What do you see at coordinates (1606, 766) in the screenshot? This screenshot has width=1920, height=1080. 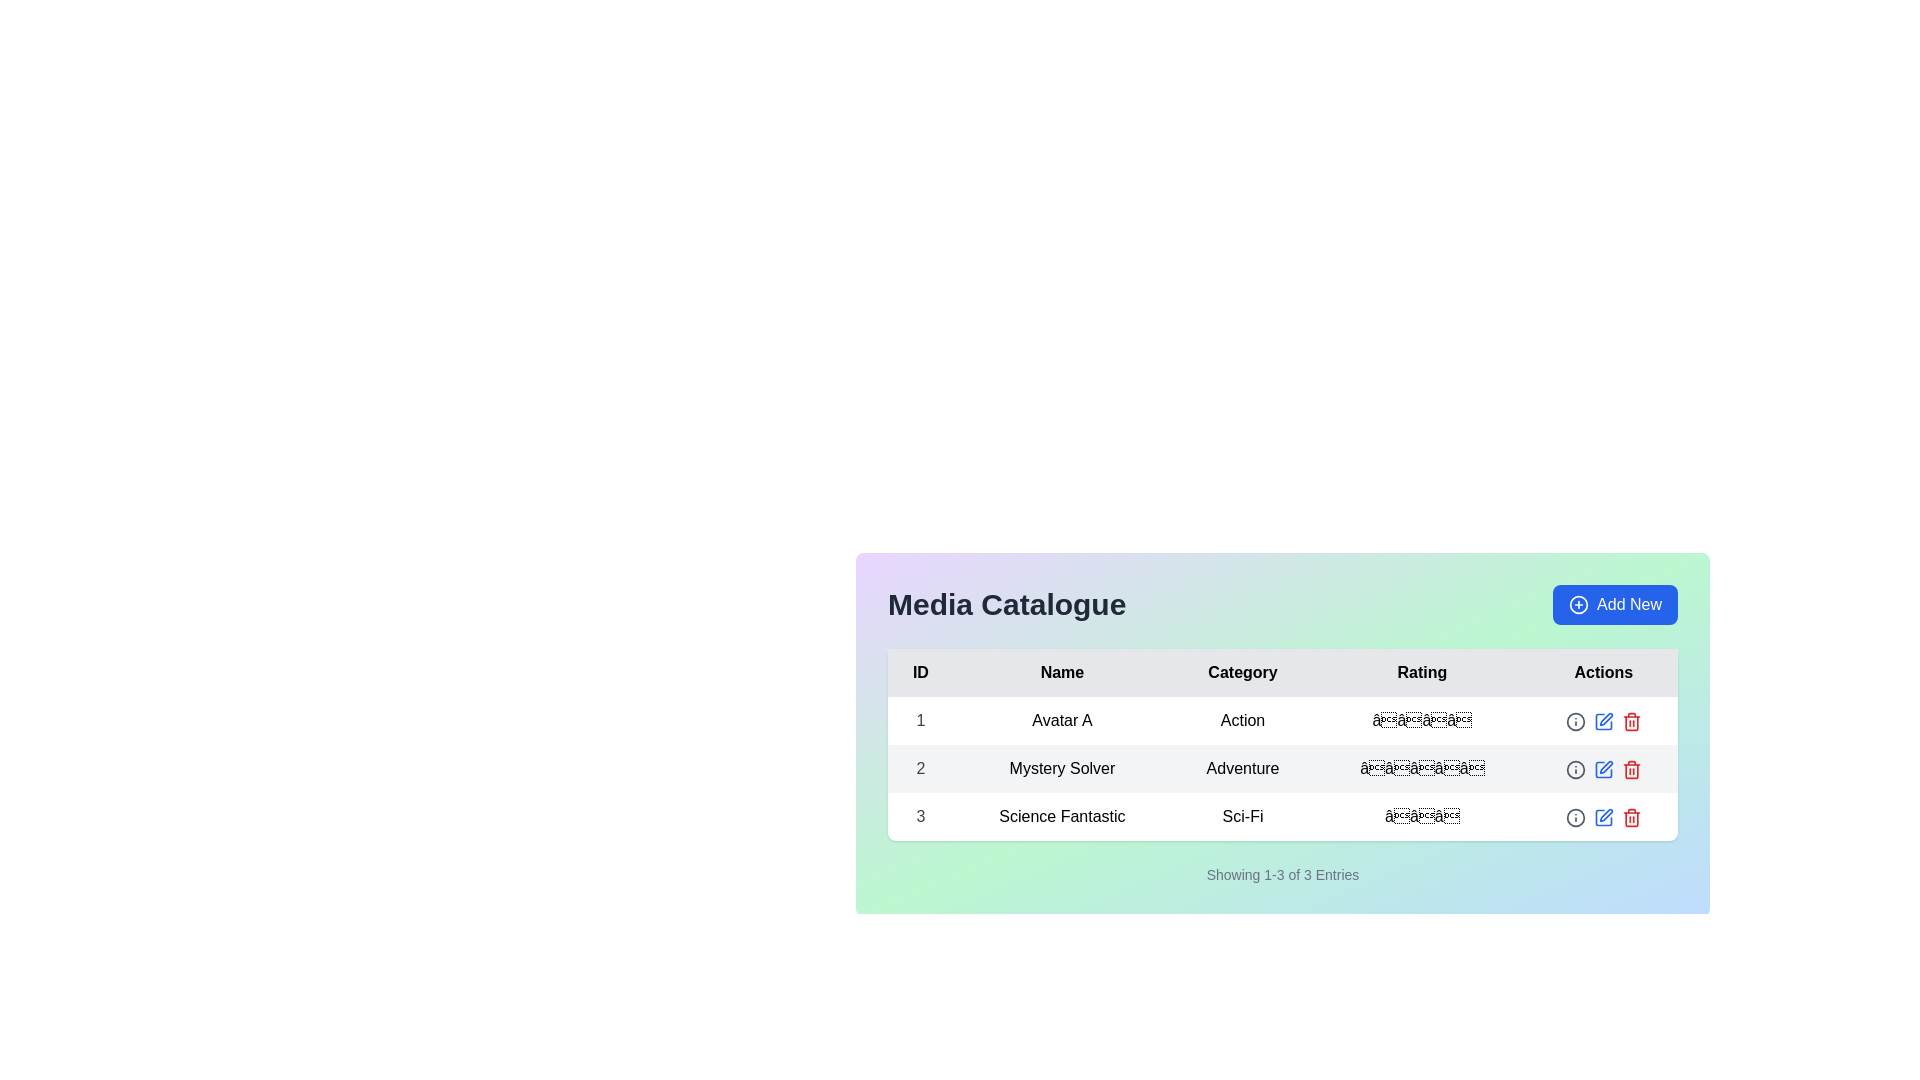 I see `the second icon in the 'Actions' column of the table` at bounding box center [1606, 766].